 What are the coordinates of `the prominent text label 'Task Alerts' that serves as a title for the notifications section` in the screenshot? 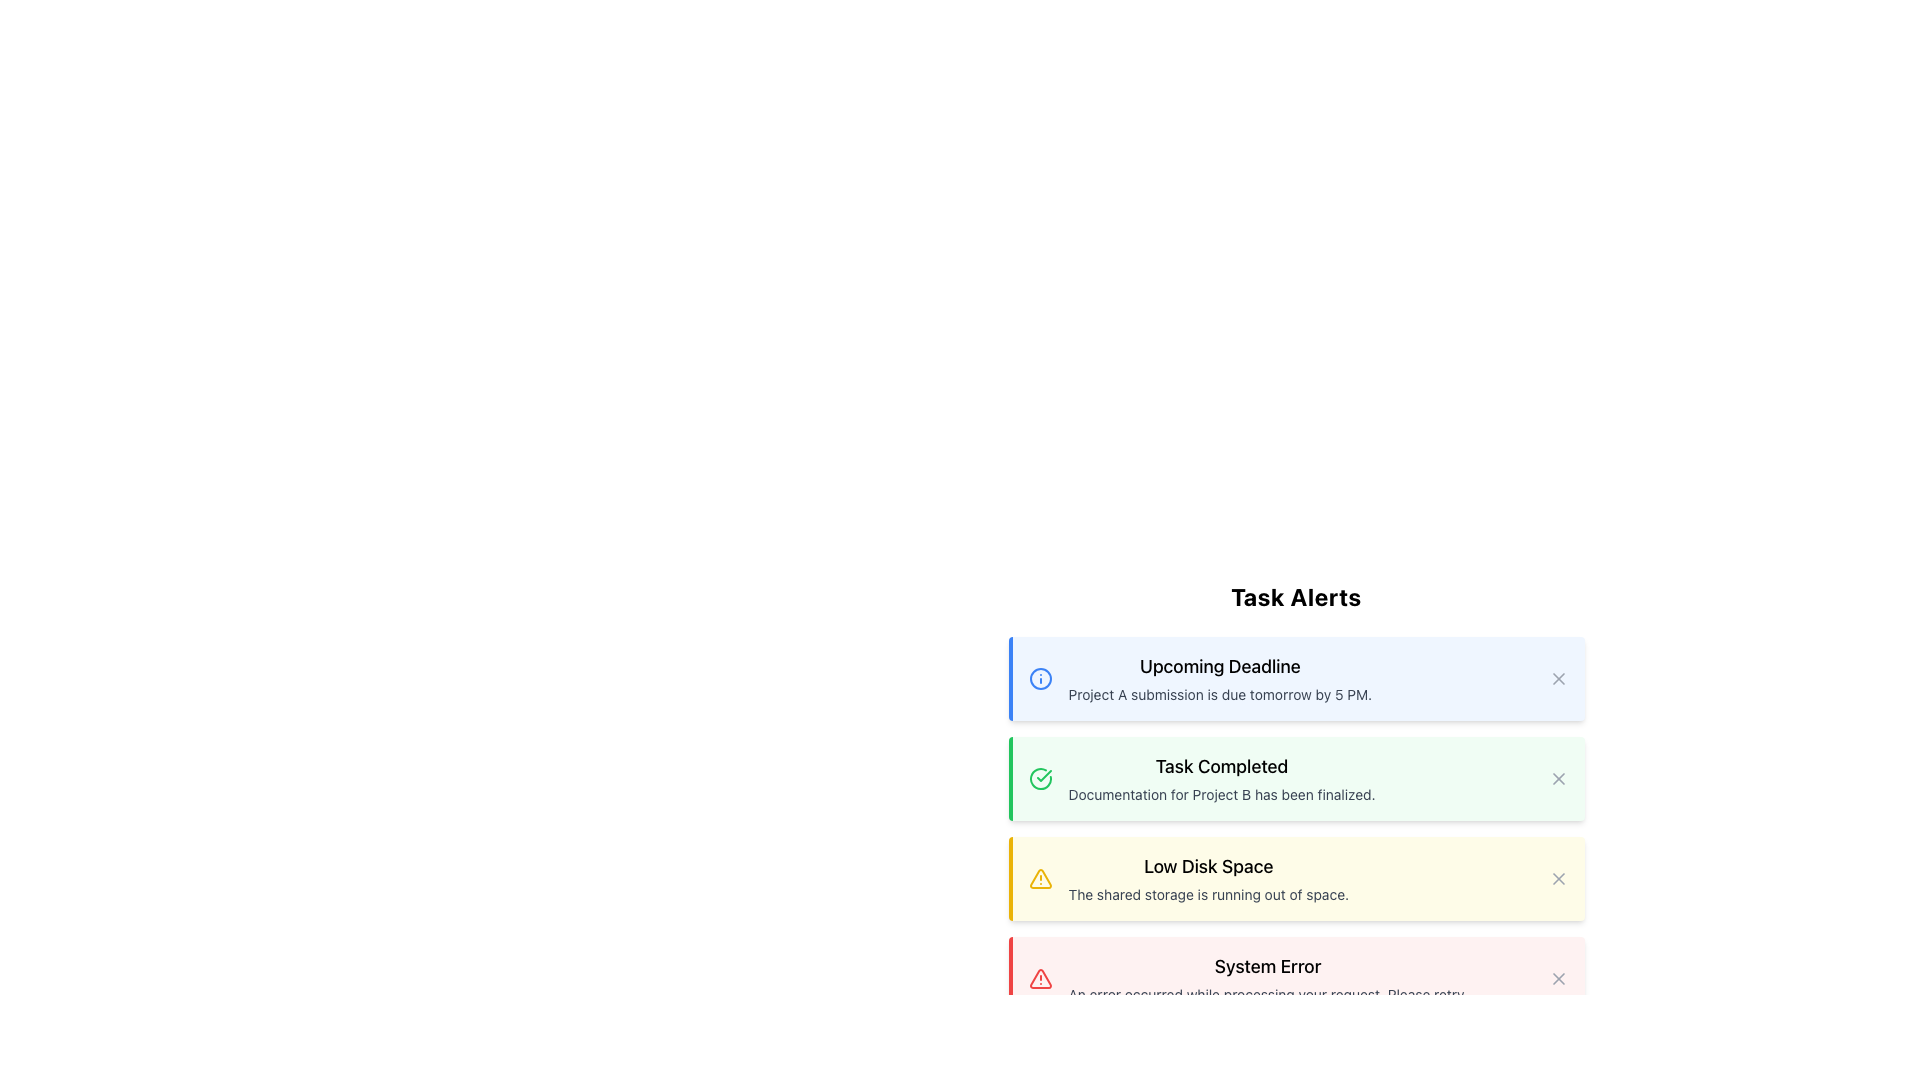 It's located at (1296, 596).